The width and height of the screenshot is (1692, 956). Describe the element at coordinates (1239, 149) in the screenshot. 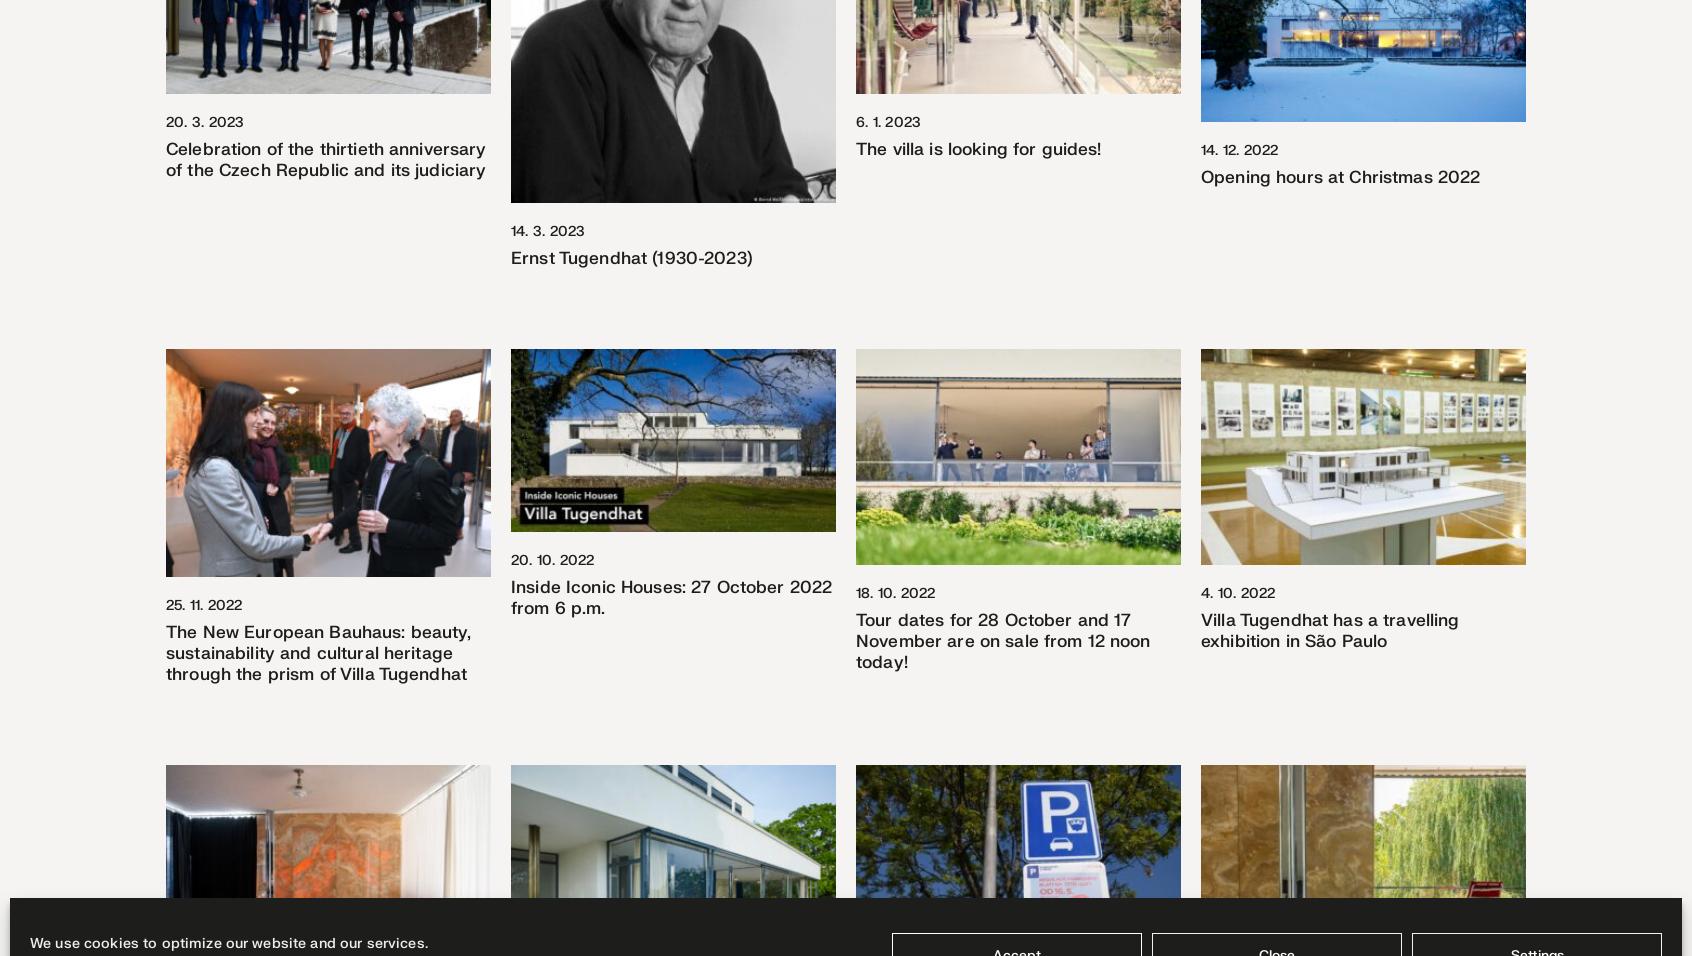

I see `'14. 12. 2022'` at that location.